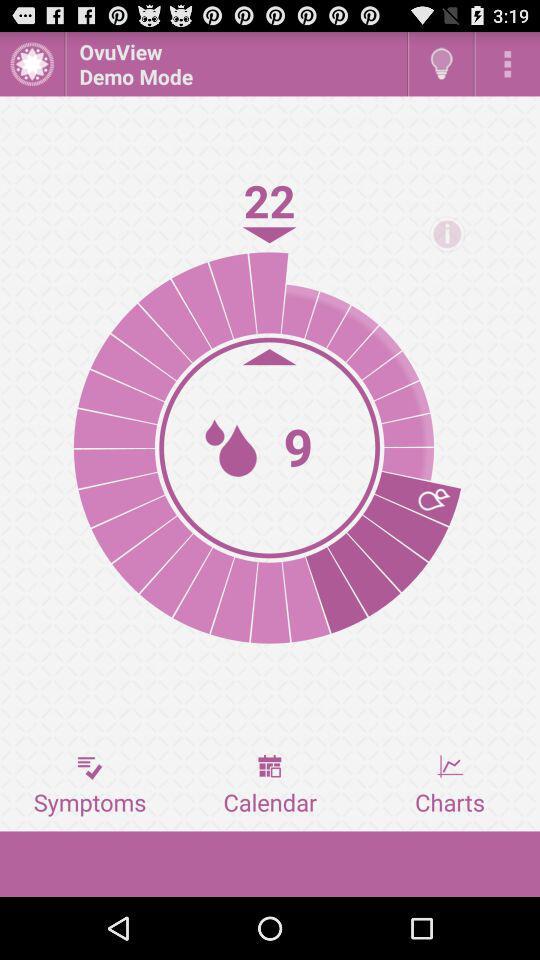 This screenshot has width=540, height=960. I want to click on the icon at the bottom right corner, so click(449, 785).